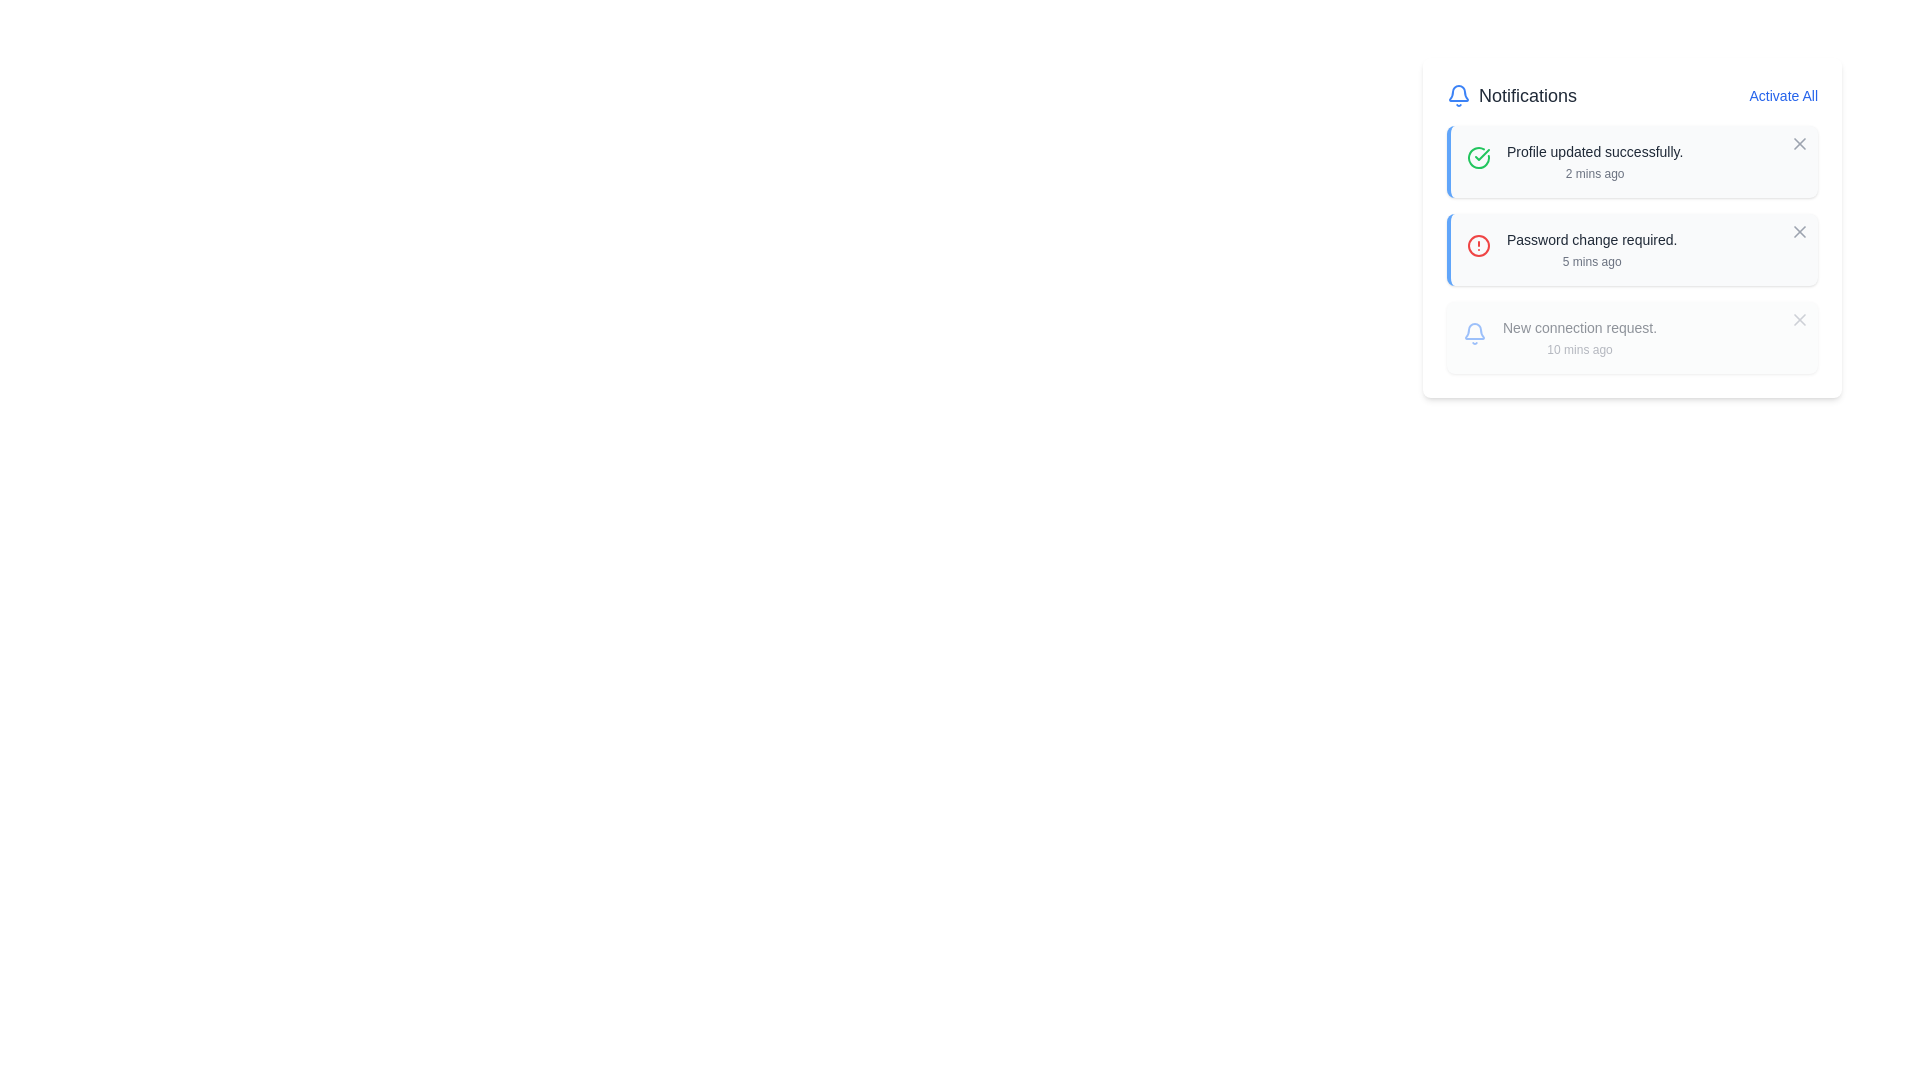  I want to click on the green circular icon with a checkmark in the center located on the left side of the 'Profile updated successfully.' notification in the notification UI, so click(1478, 157).